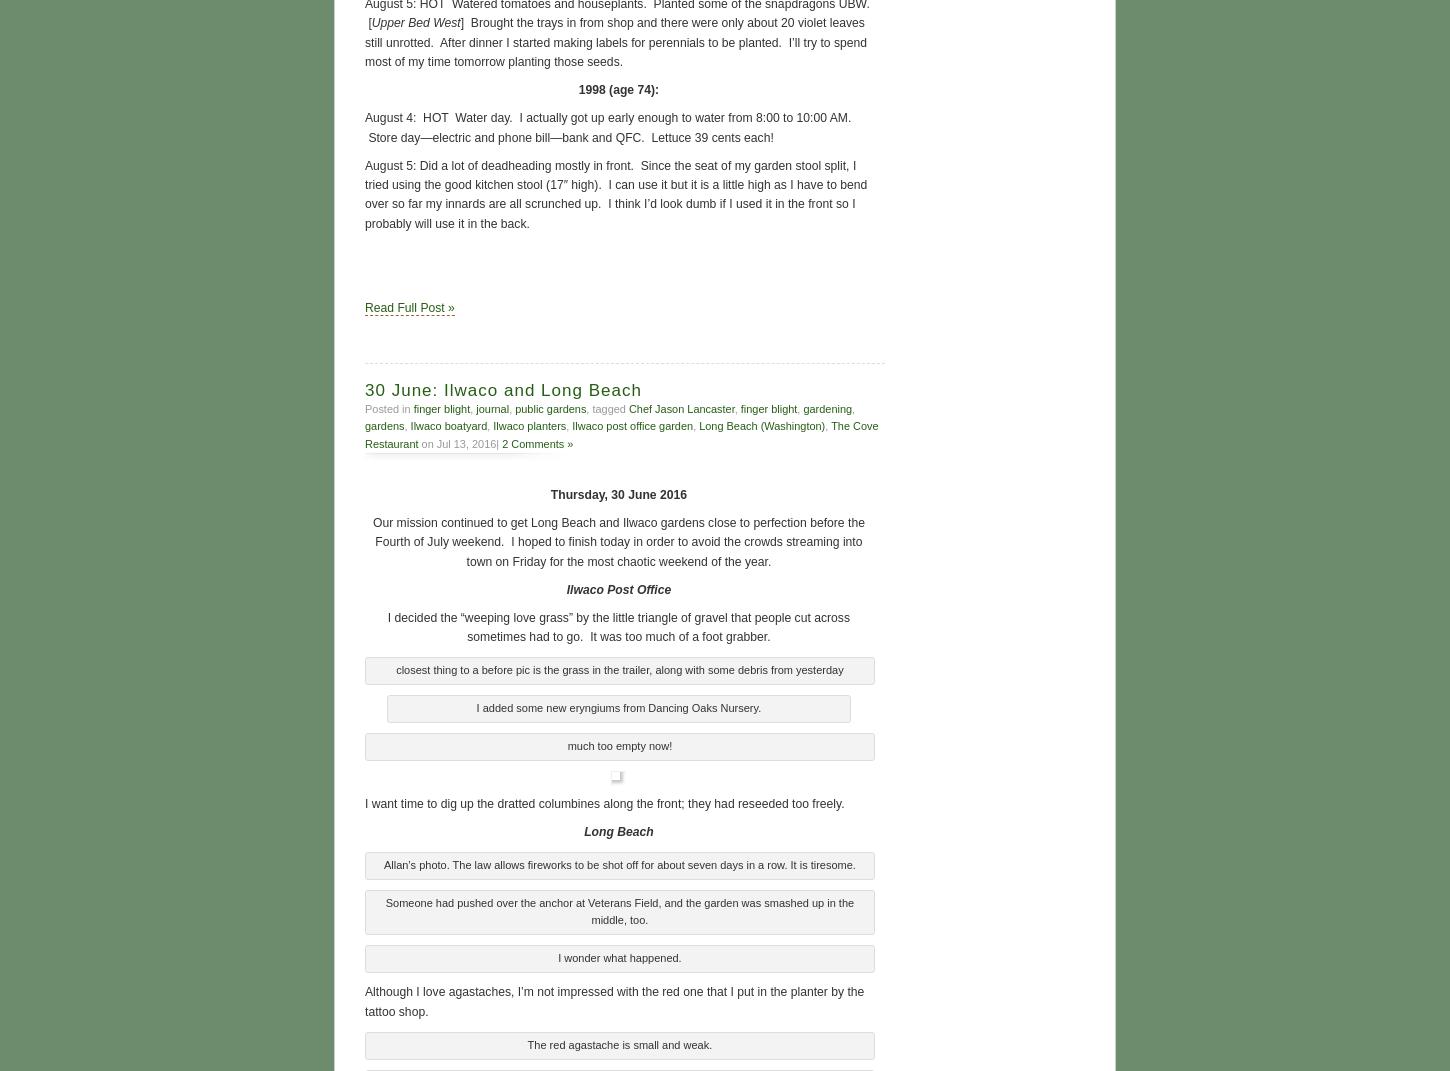  I want to click on 'I added some new eryngiums from Dancing Oaks Nursery.', so click(617, 706).